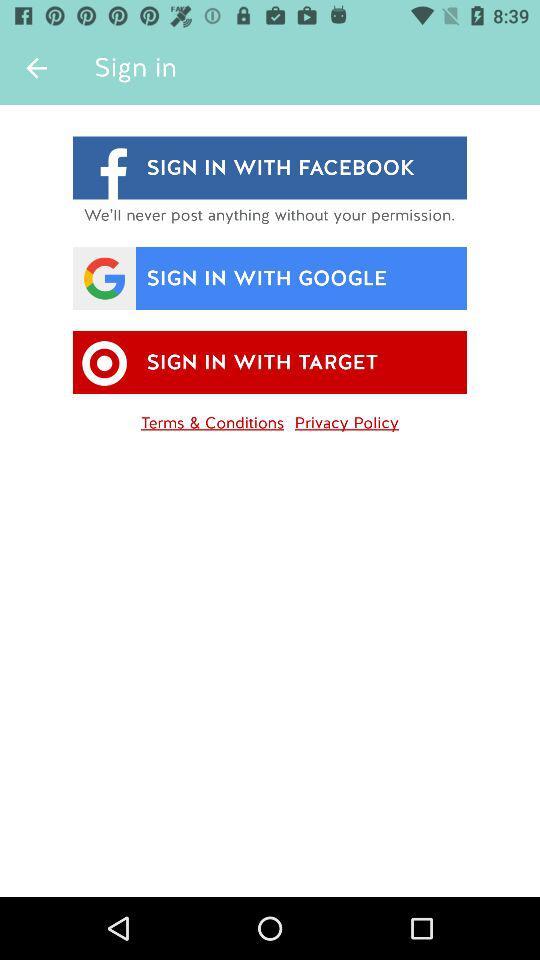 This screenshot has height=960, width=540. Describe the element at coordinates (345, 418) in the screenshot. I see `the icon to the right of the terms & conditions` at that location.